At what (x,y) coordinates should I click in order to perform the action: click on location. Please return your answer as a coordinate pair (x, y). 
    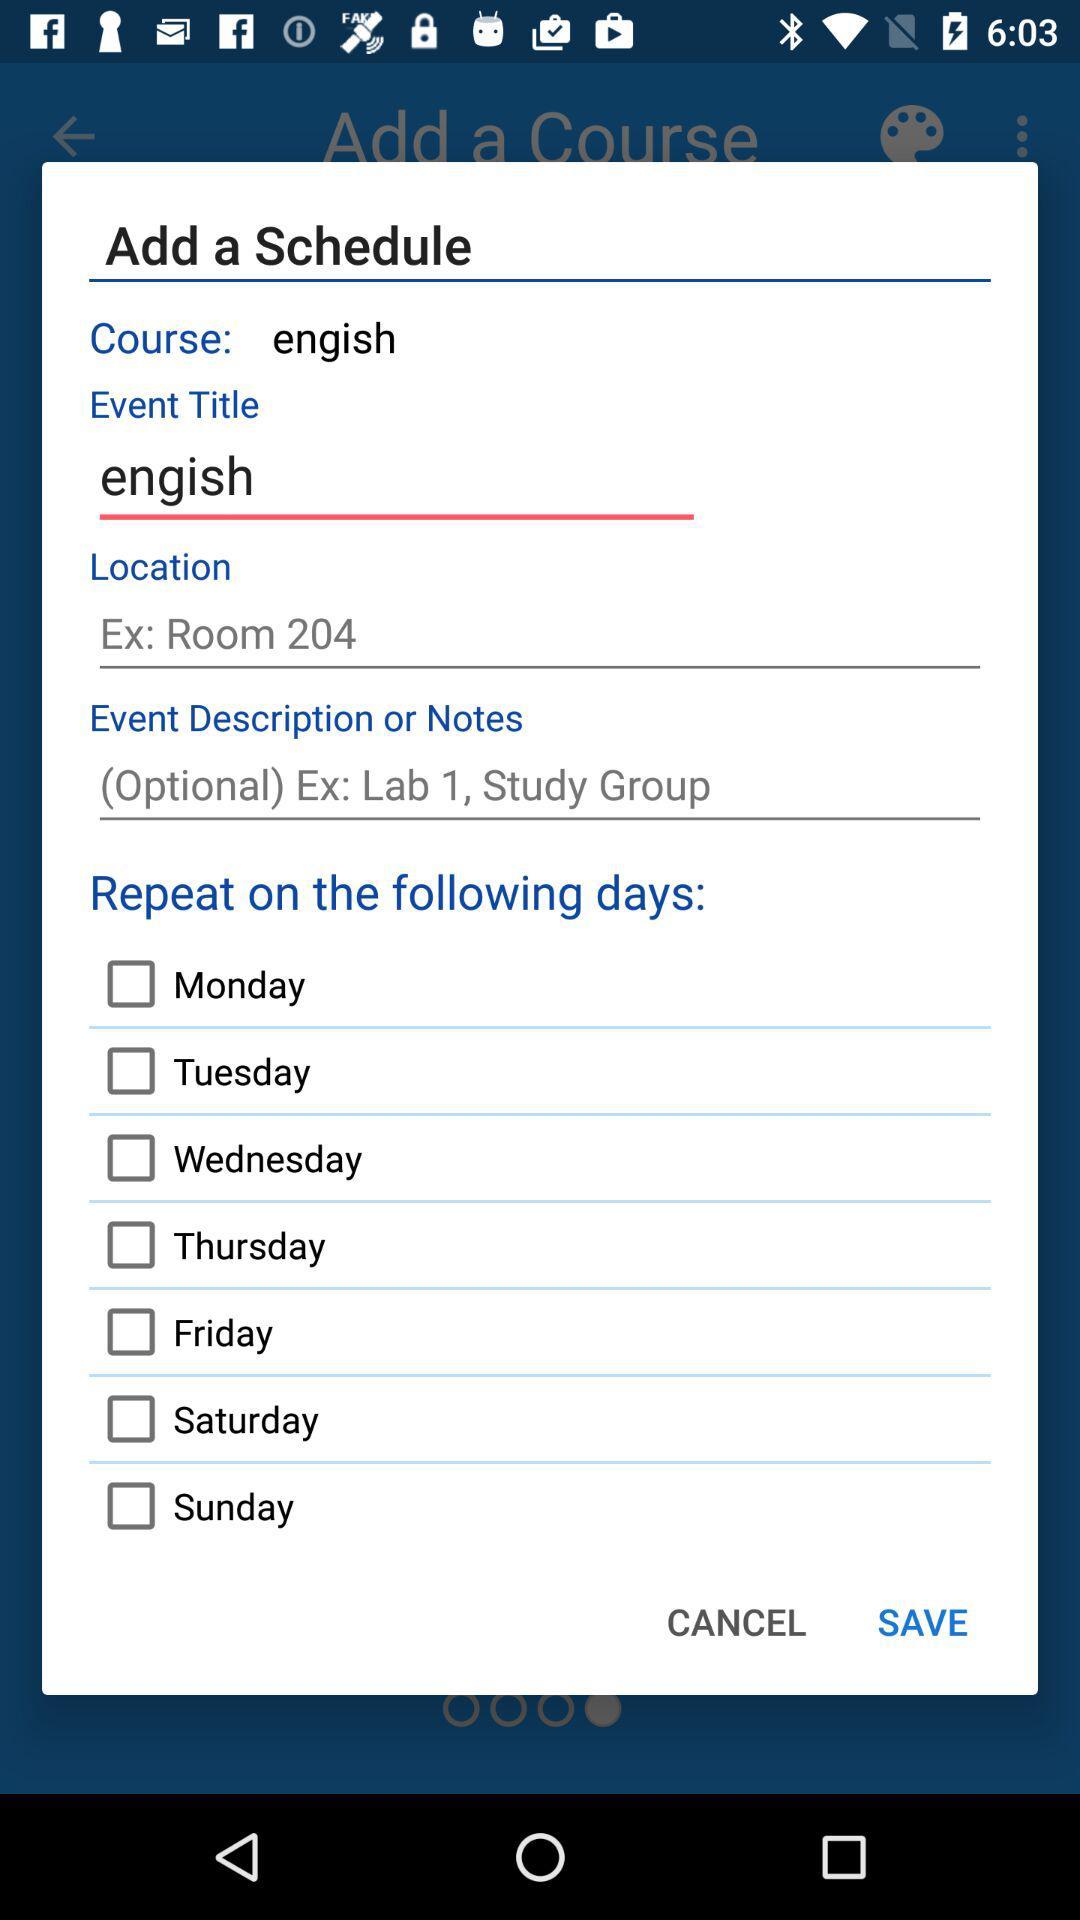
    Looking at the image, I should click on (540, 632).